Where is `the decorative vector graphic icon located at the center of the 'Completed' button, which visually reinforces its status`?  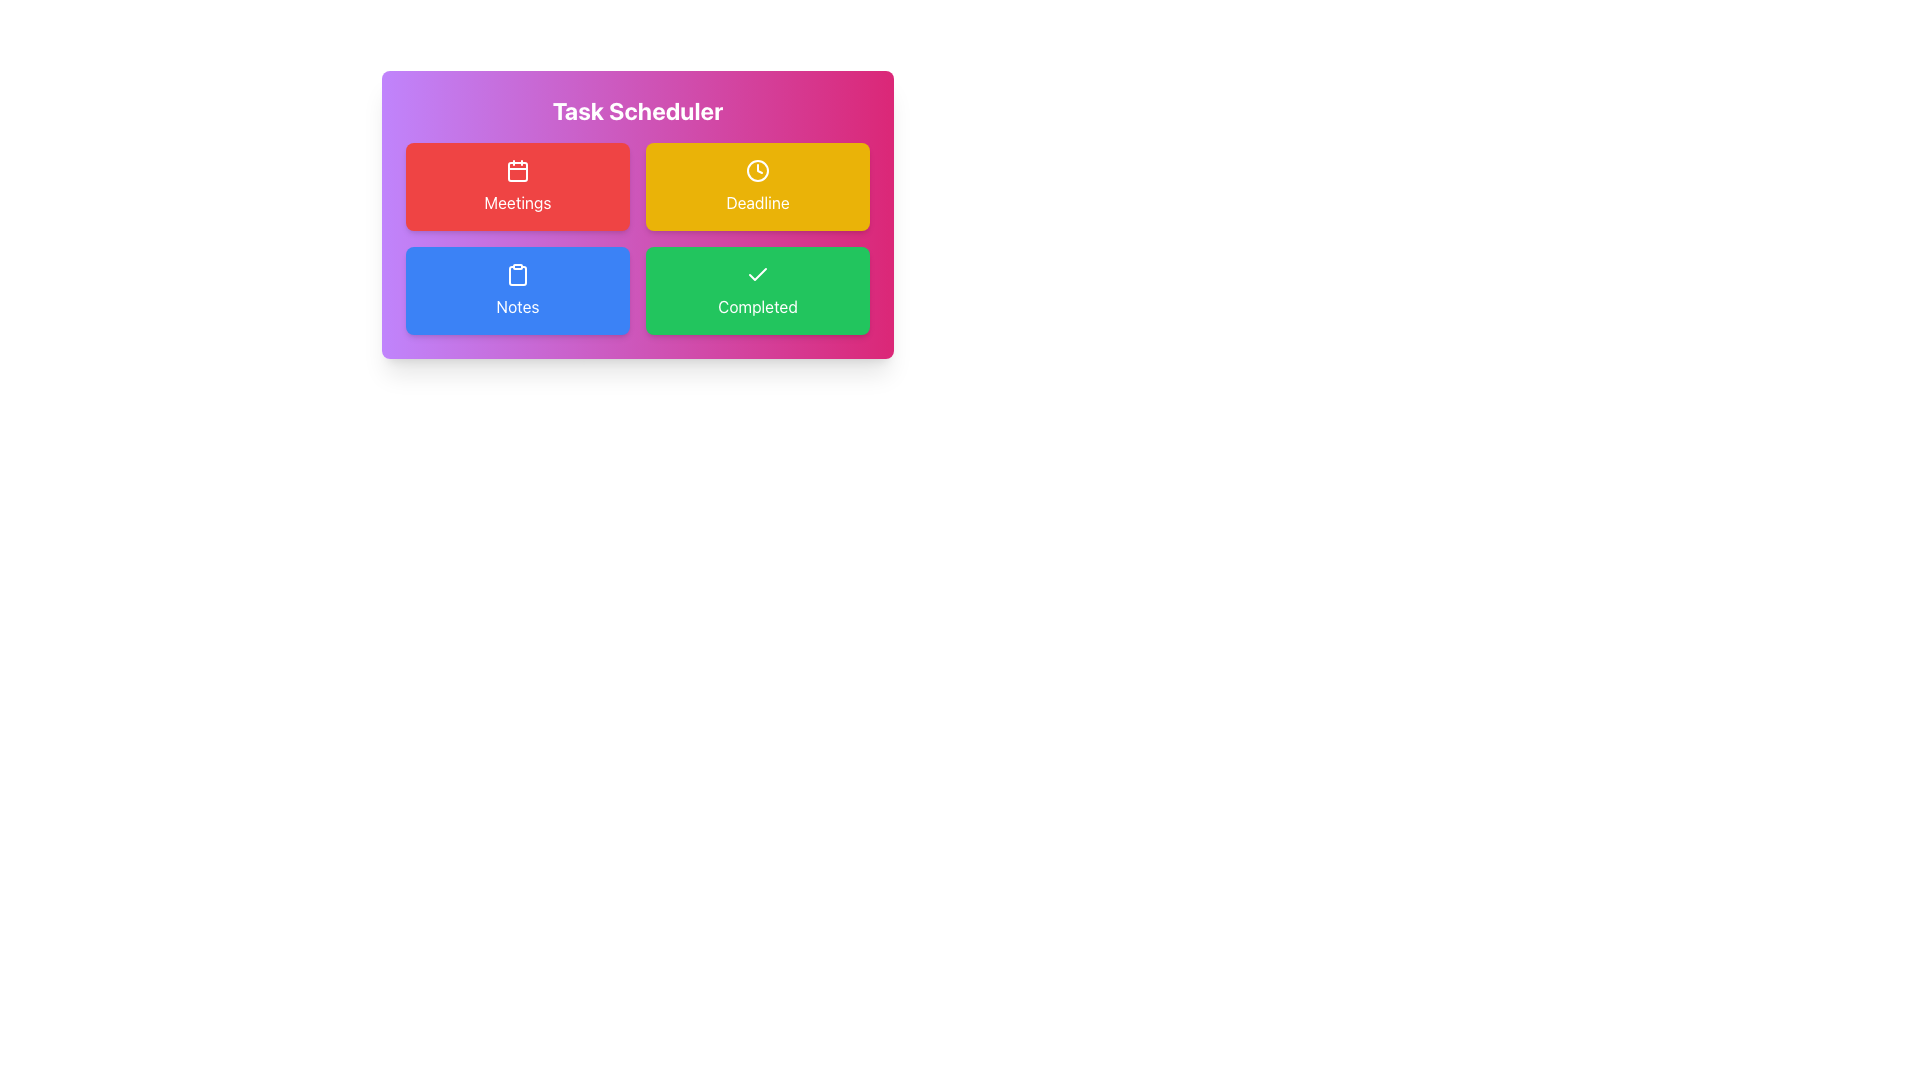 the decorative vector graphic icon located at the center of the 'Completed' button, which visually reinforces its status is located at coordinates (757, 274).